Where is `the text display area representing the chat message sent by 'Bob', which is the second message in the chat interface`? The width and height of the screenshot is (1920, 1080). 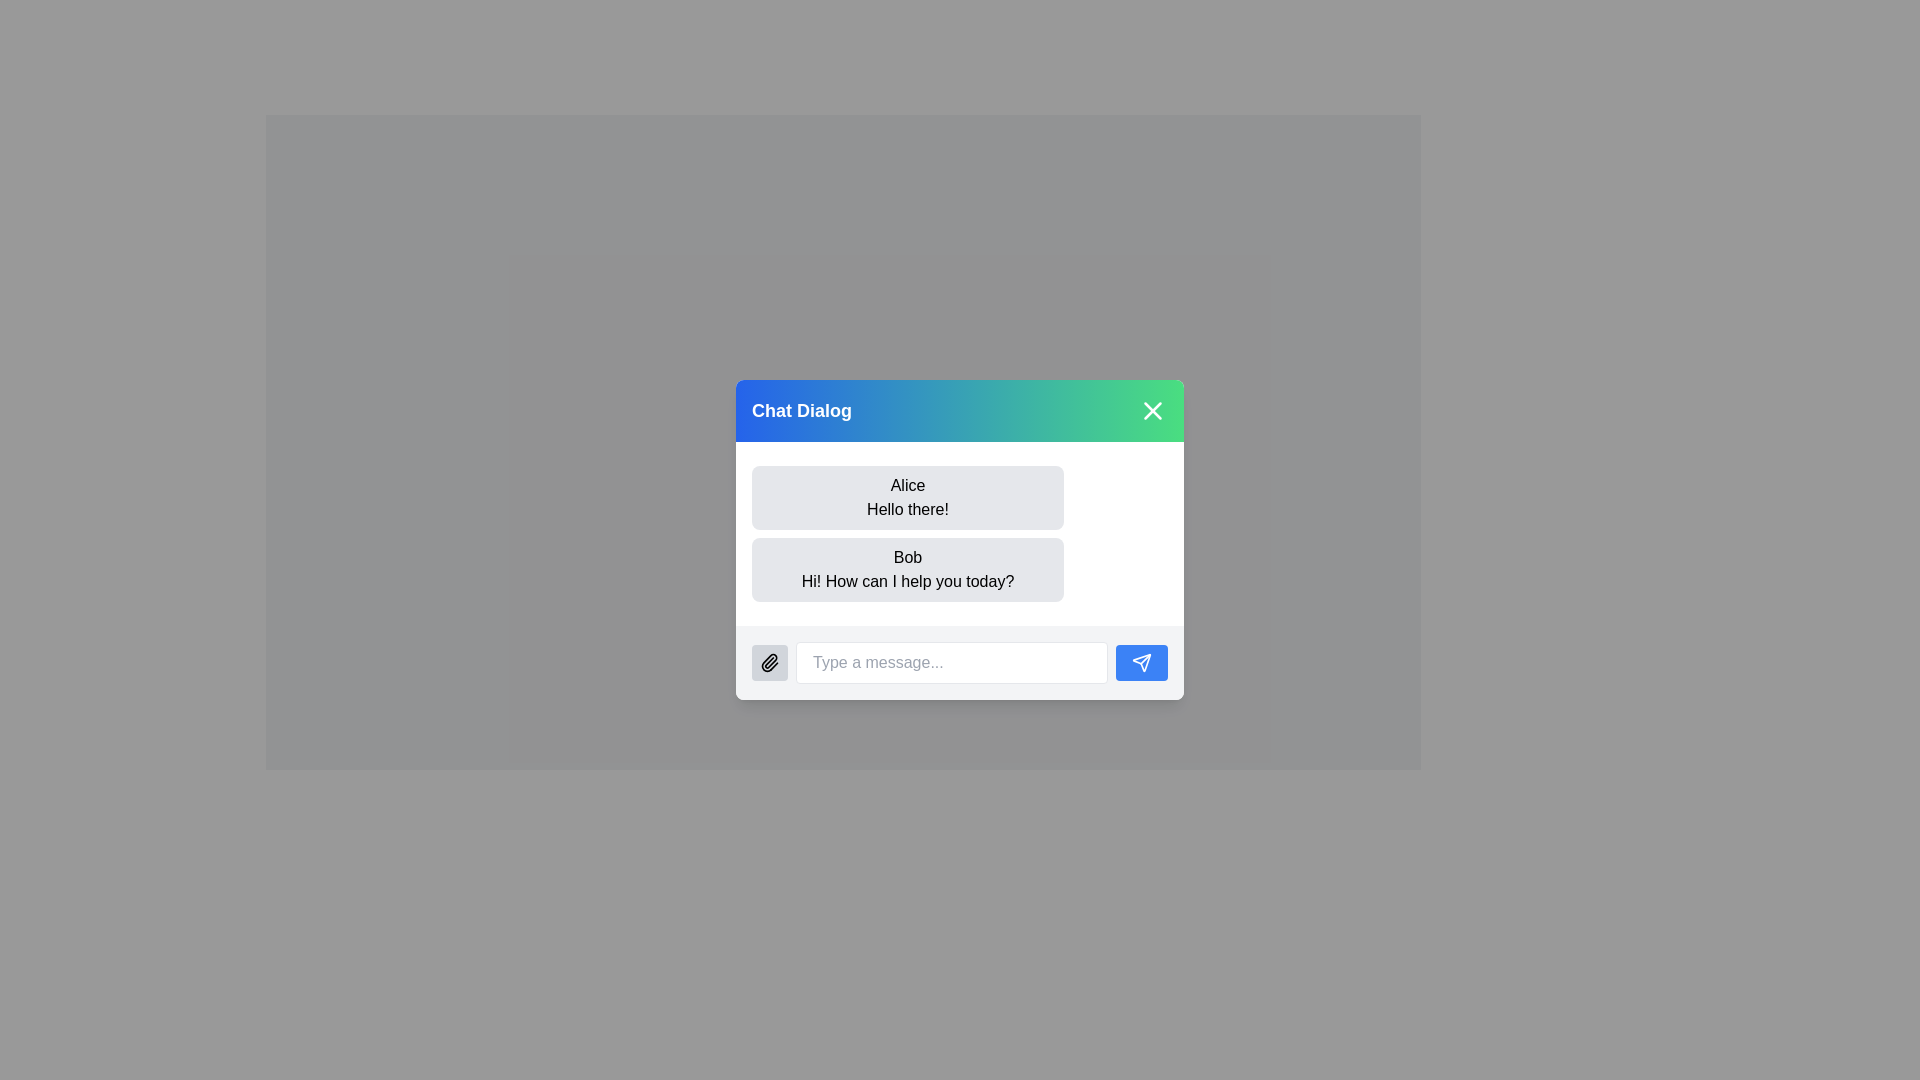 the text display area representing the chat message sent by 'Bob', which is the second message in the chat interface is located at coordinates (906, 570).